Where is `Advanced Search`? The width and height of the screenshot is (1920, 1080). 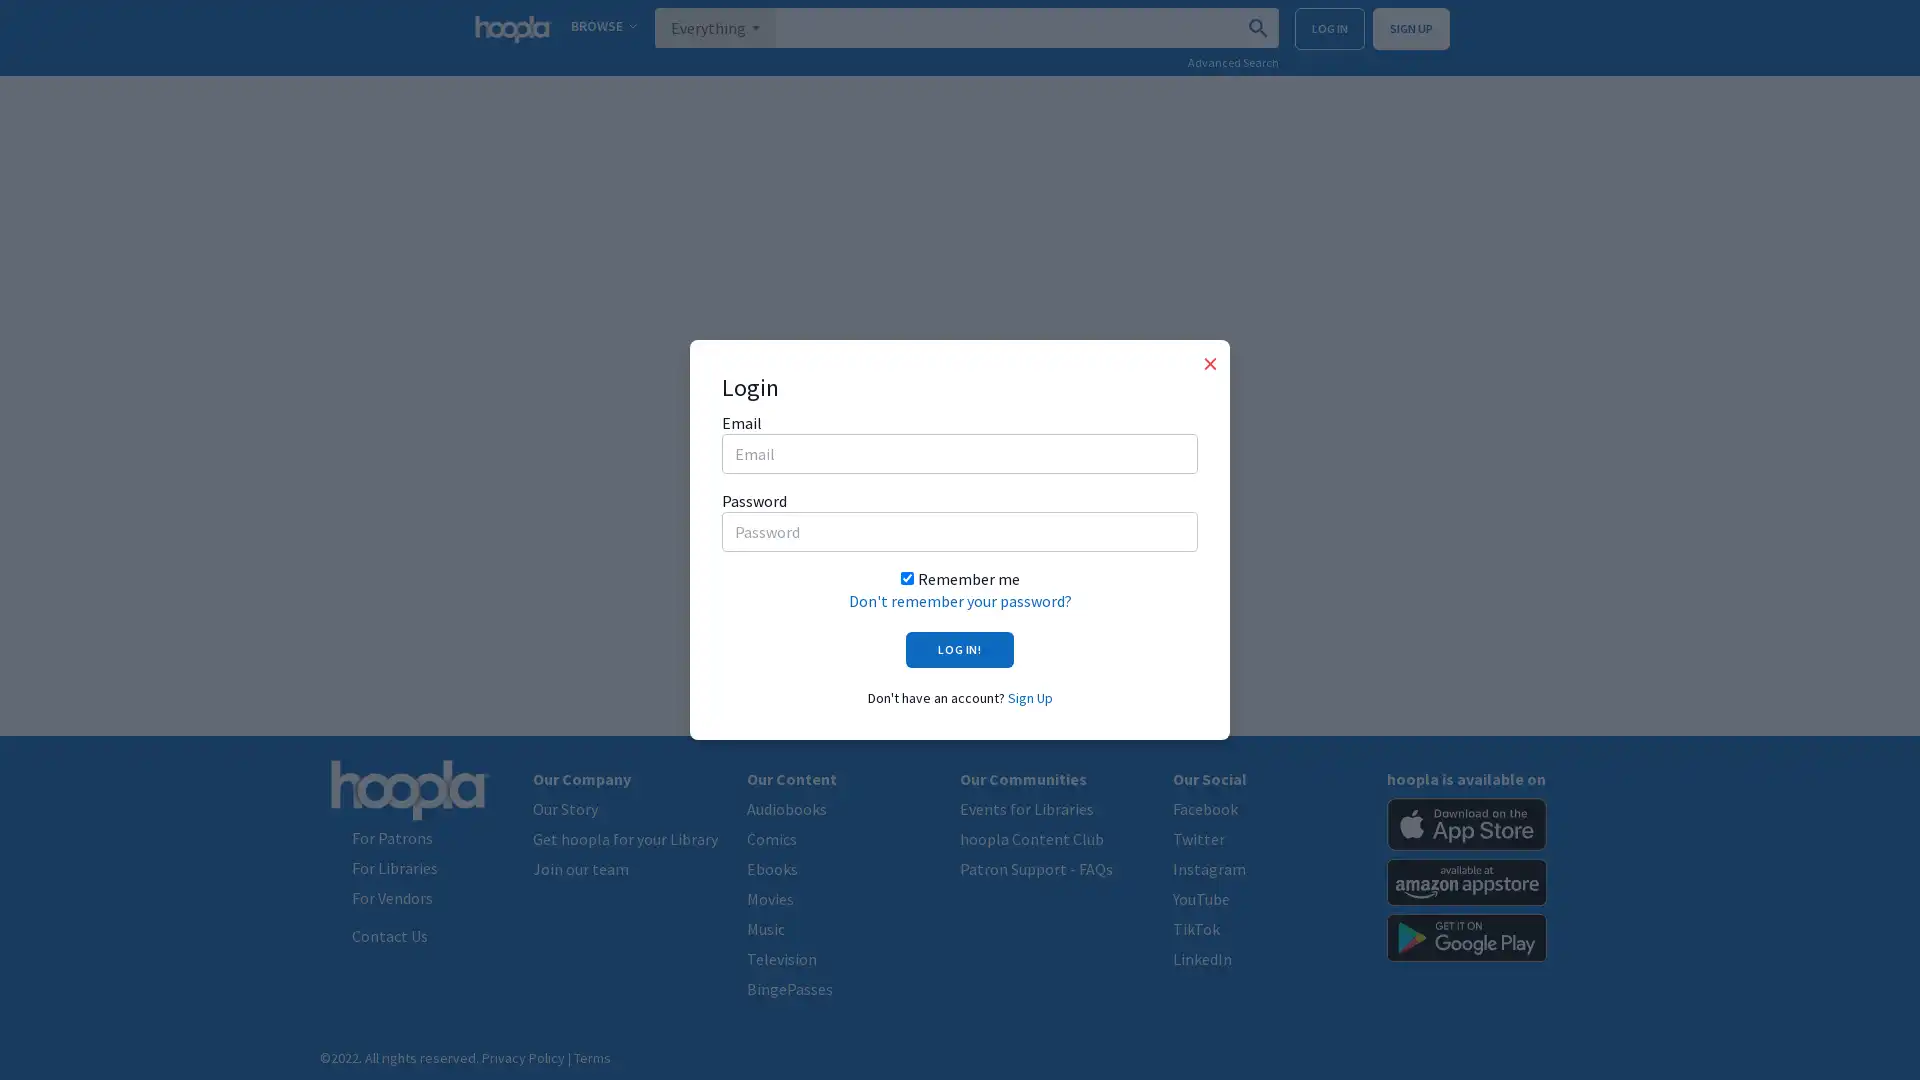
Advanced Search is located at coordinates (1232, 61).